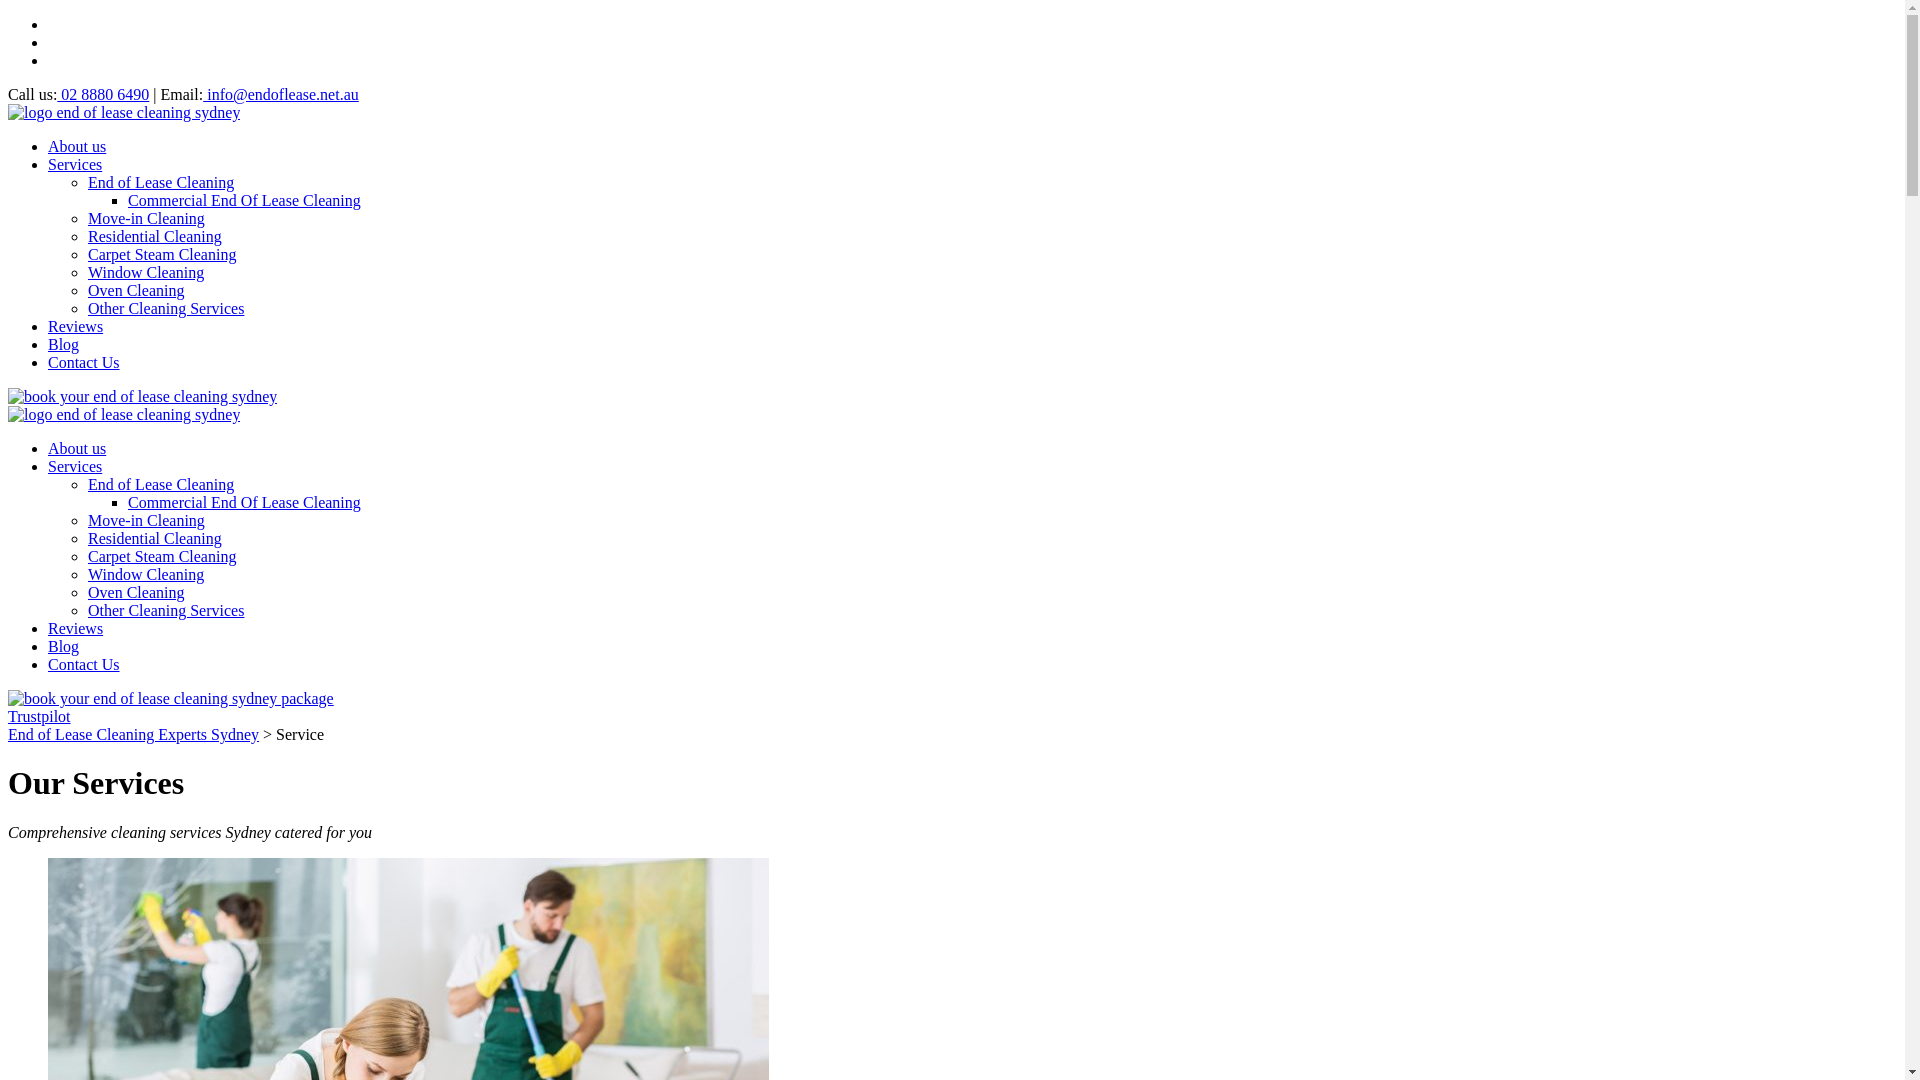  Describe the element at coordinates (134, 591) in the screenshot. I see `'Oven Cleaning'` at that location.